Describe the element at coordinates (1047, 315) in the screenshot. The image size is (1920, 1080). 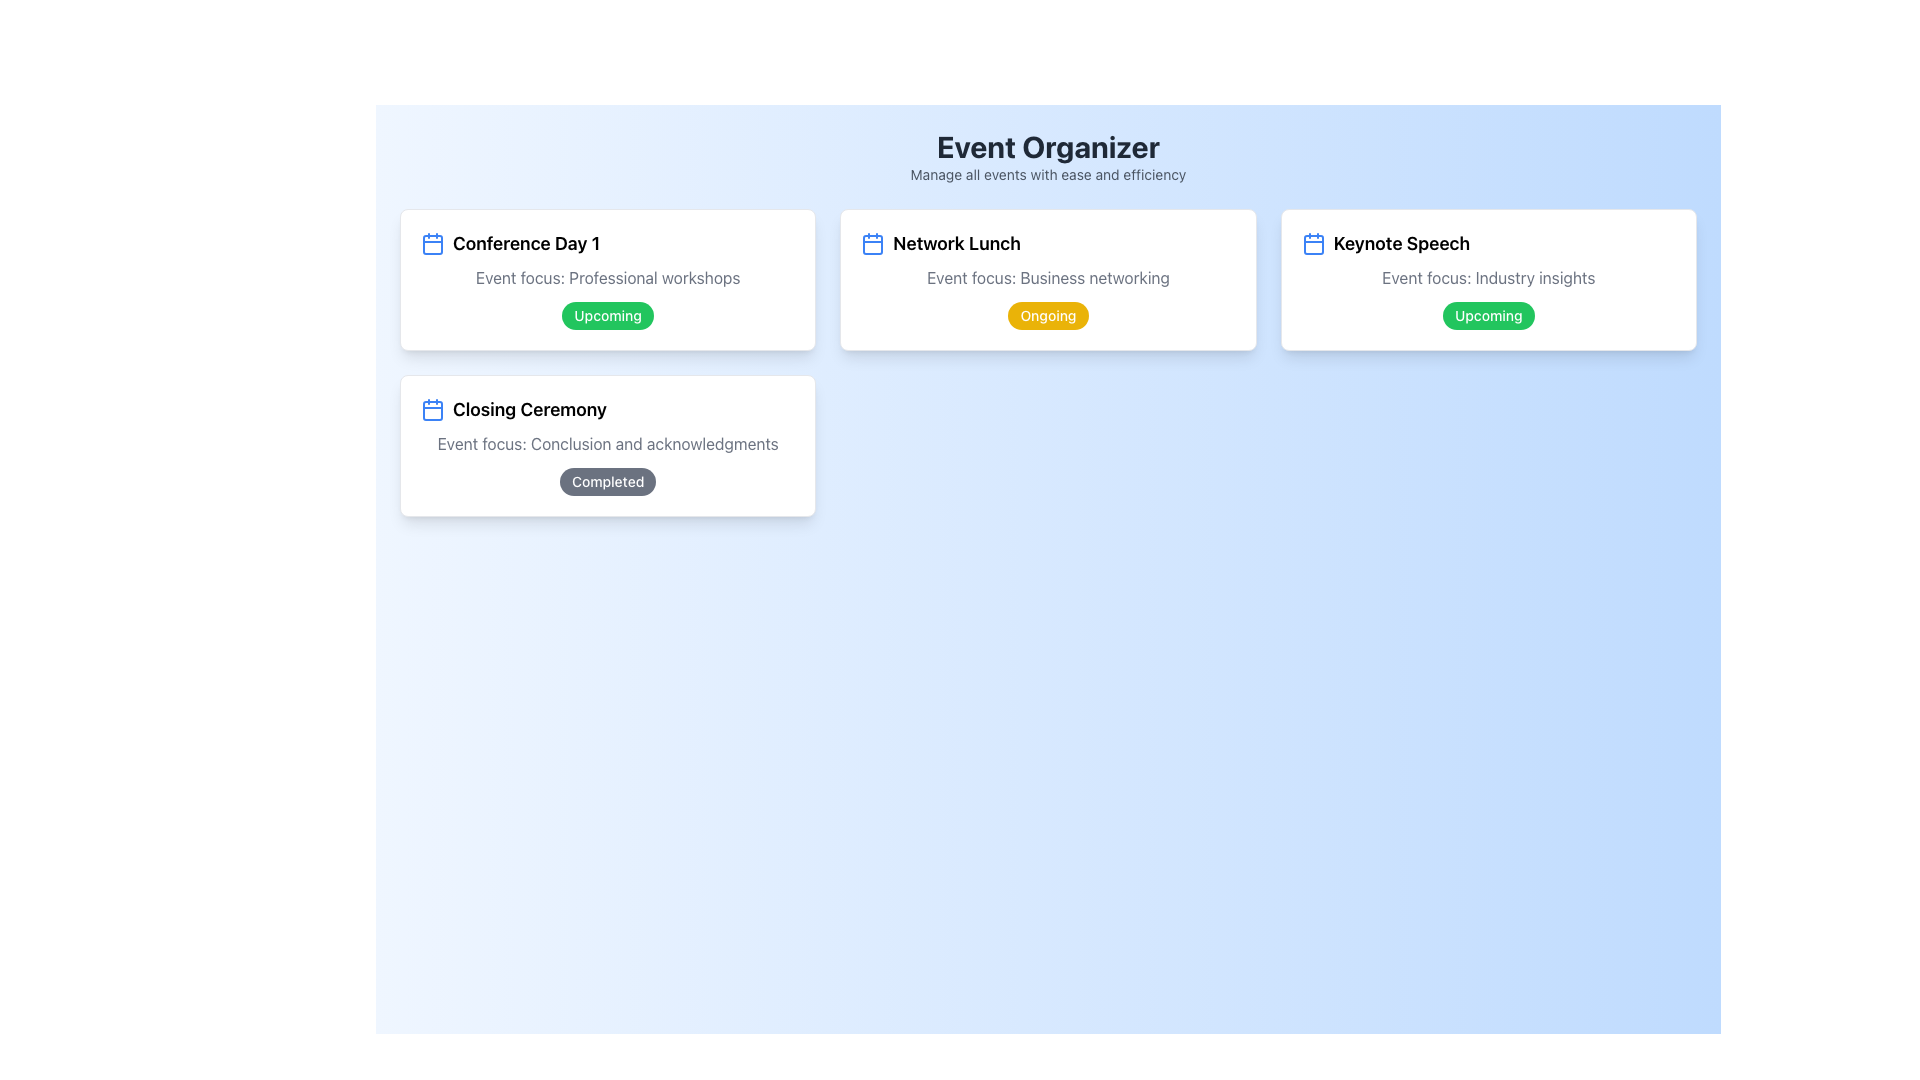
I see `the pill-shaped label with a yellow background and white text reading 'Ongoing', located within the 'Network Lunch' card, positioned towards the bottom-right corner under 'Event focus: Business networking'` at that location.